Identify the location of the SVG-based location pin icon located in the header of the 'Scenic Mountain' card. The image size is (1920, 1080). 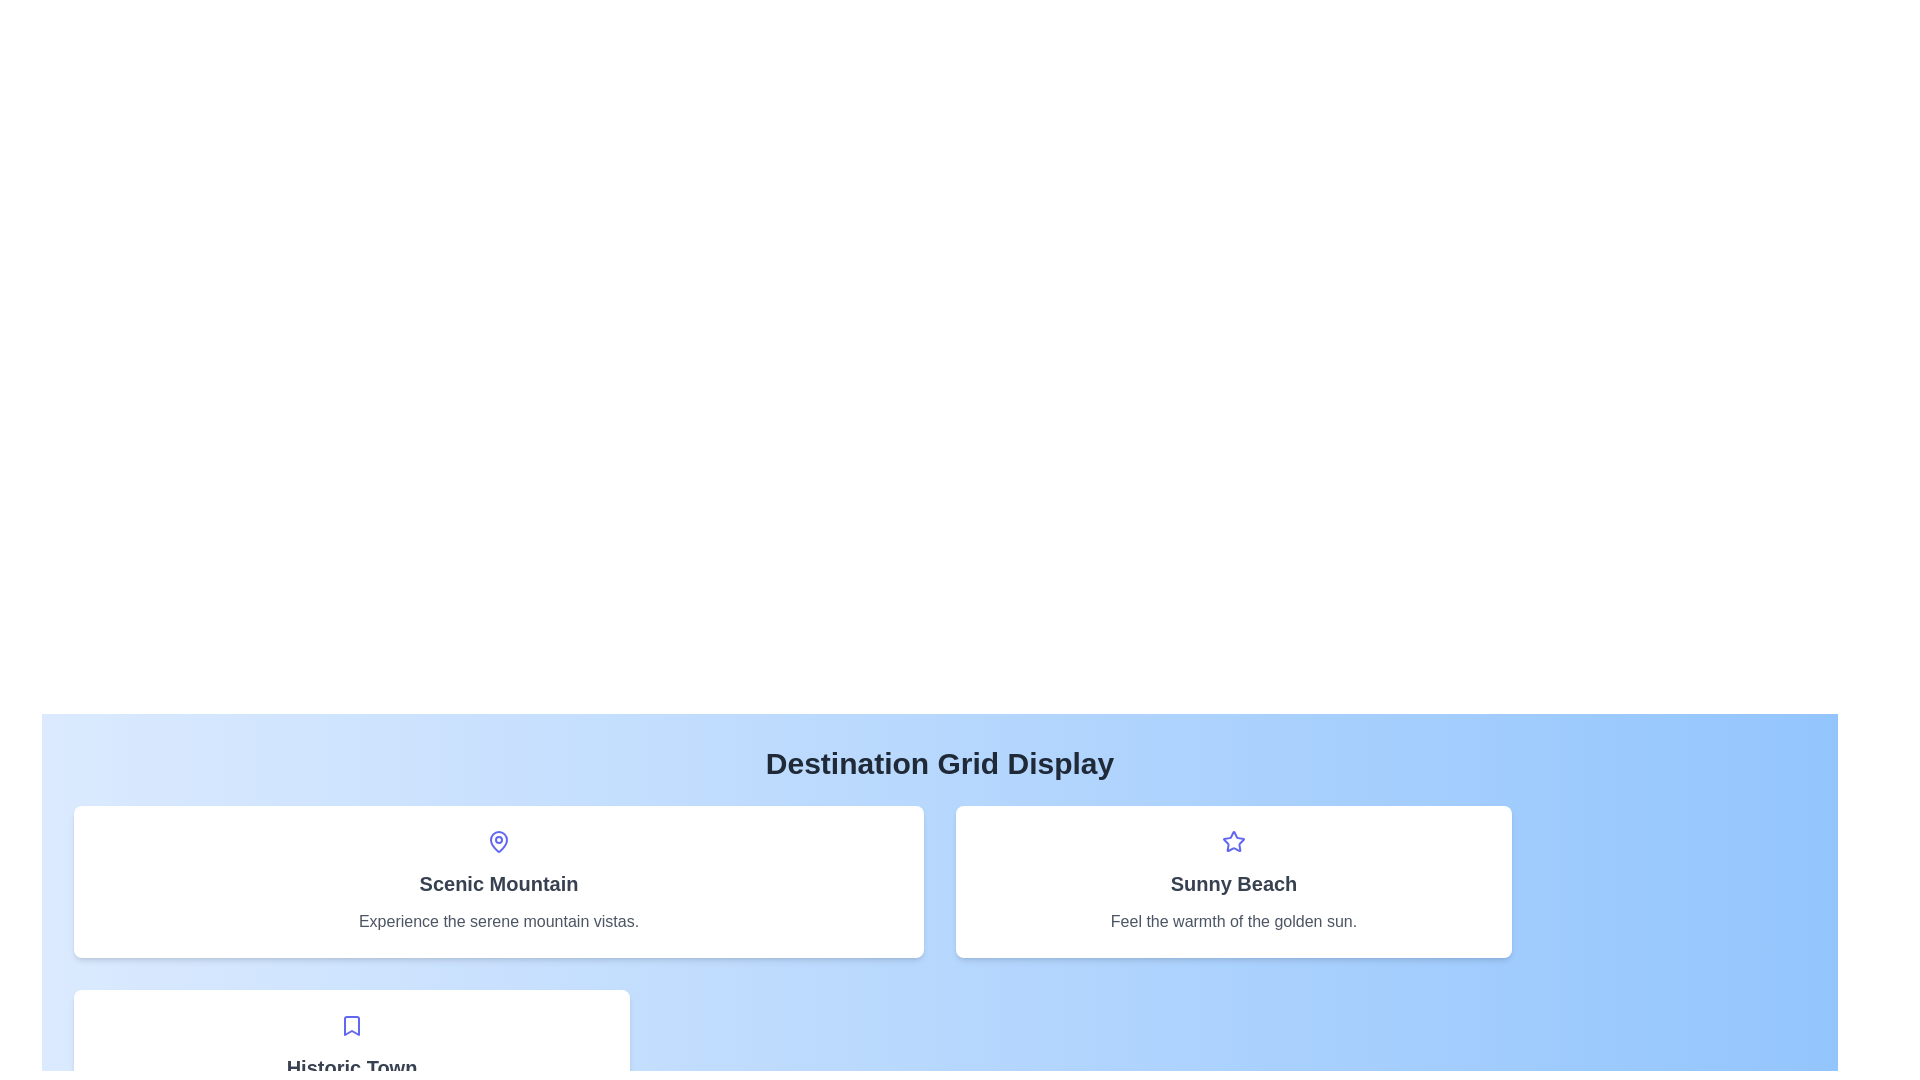
(499, 841).